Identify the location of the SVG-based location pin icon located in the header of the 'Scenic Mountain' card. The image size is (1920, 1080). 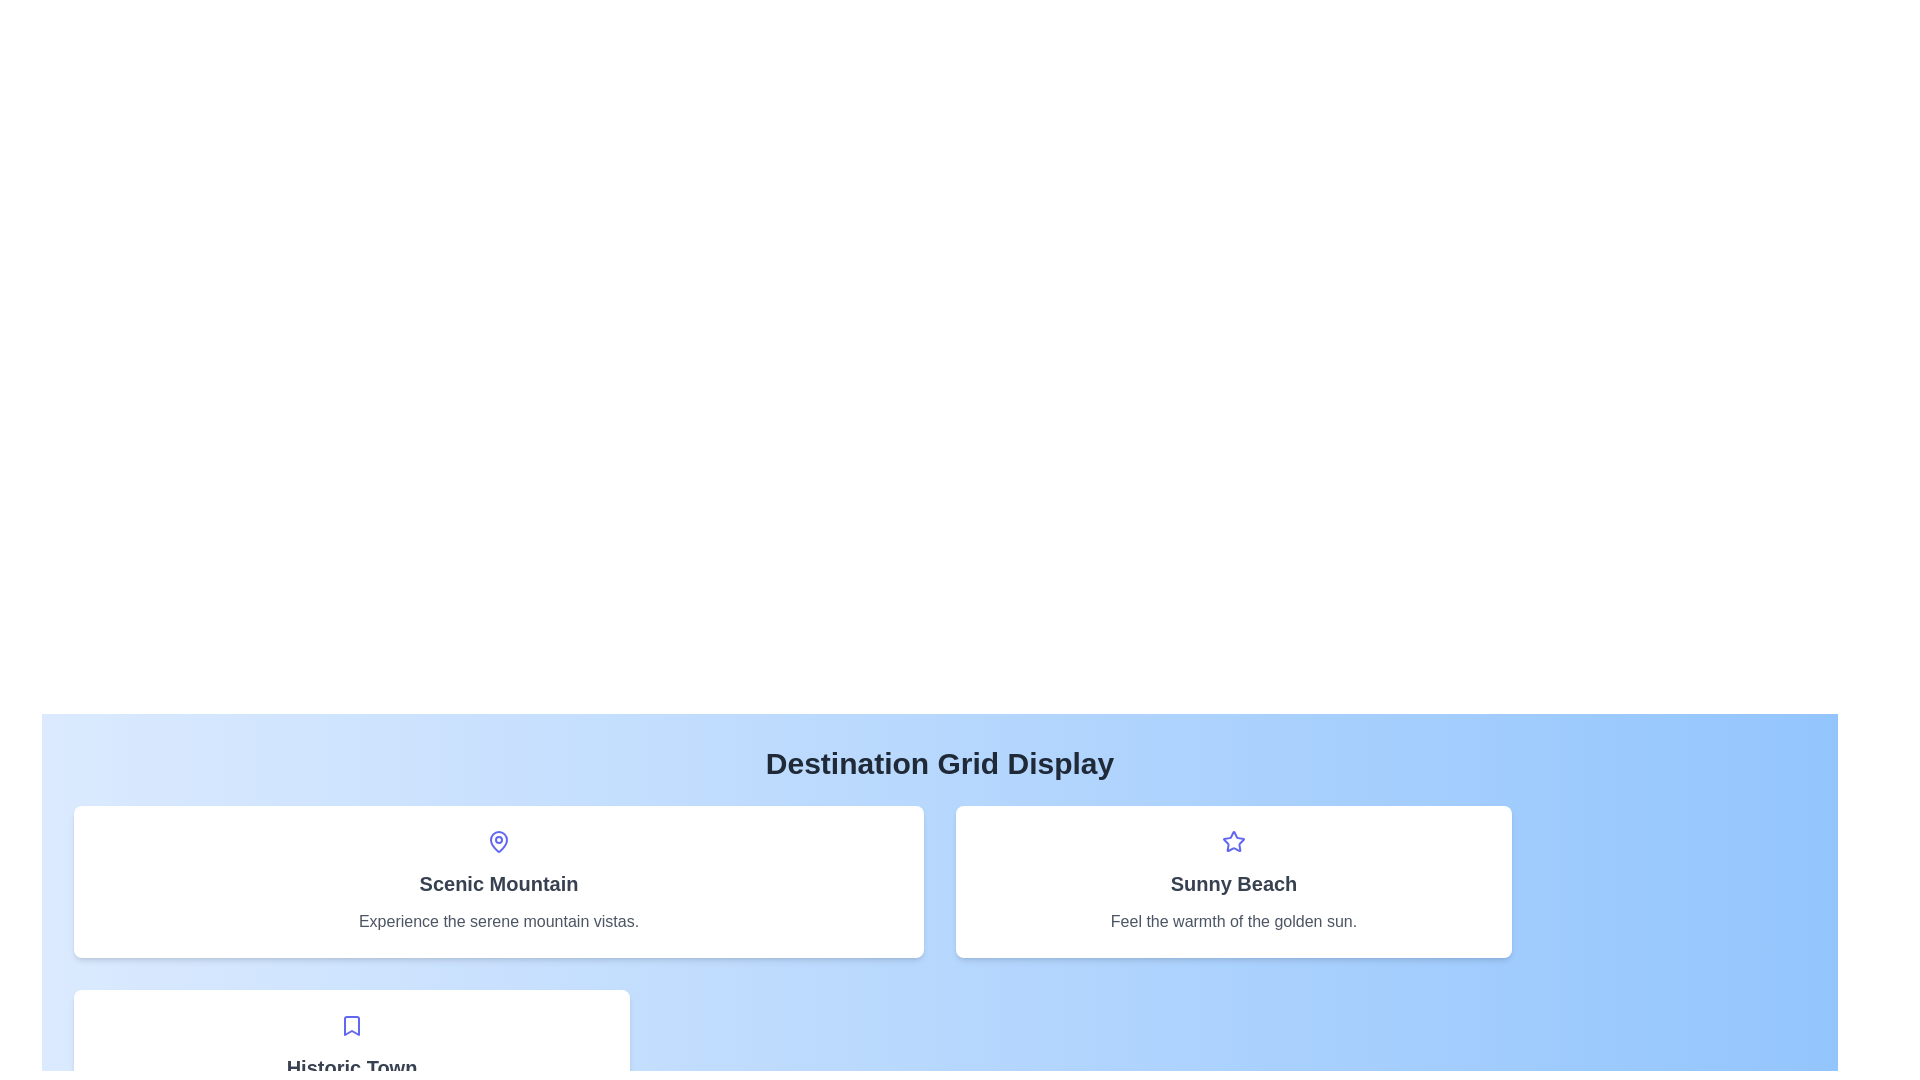
(499, 841).